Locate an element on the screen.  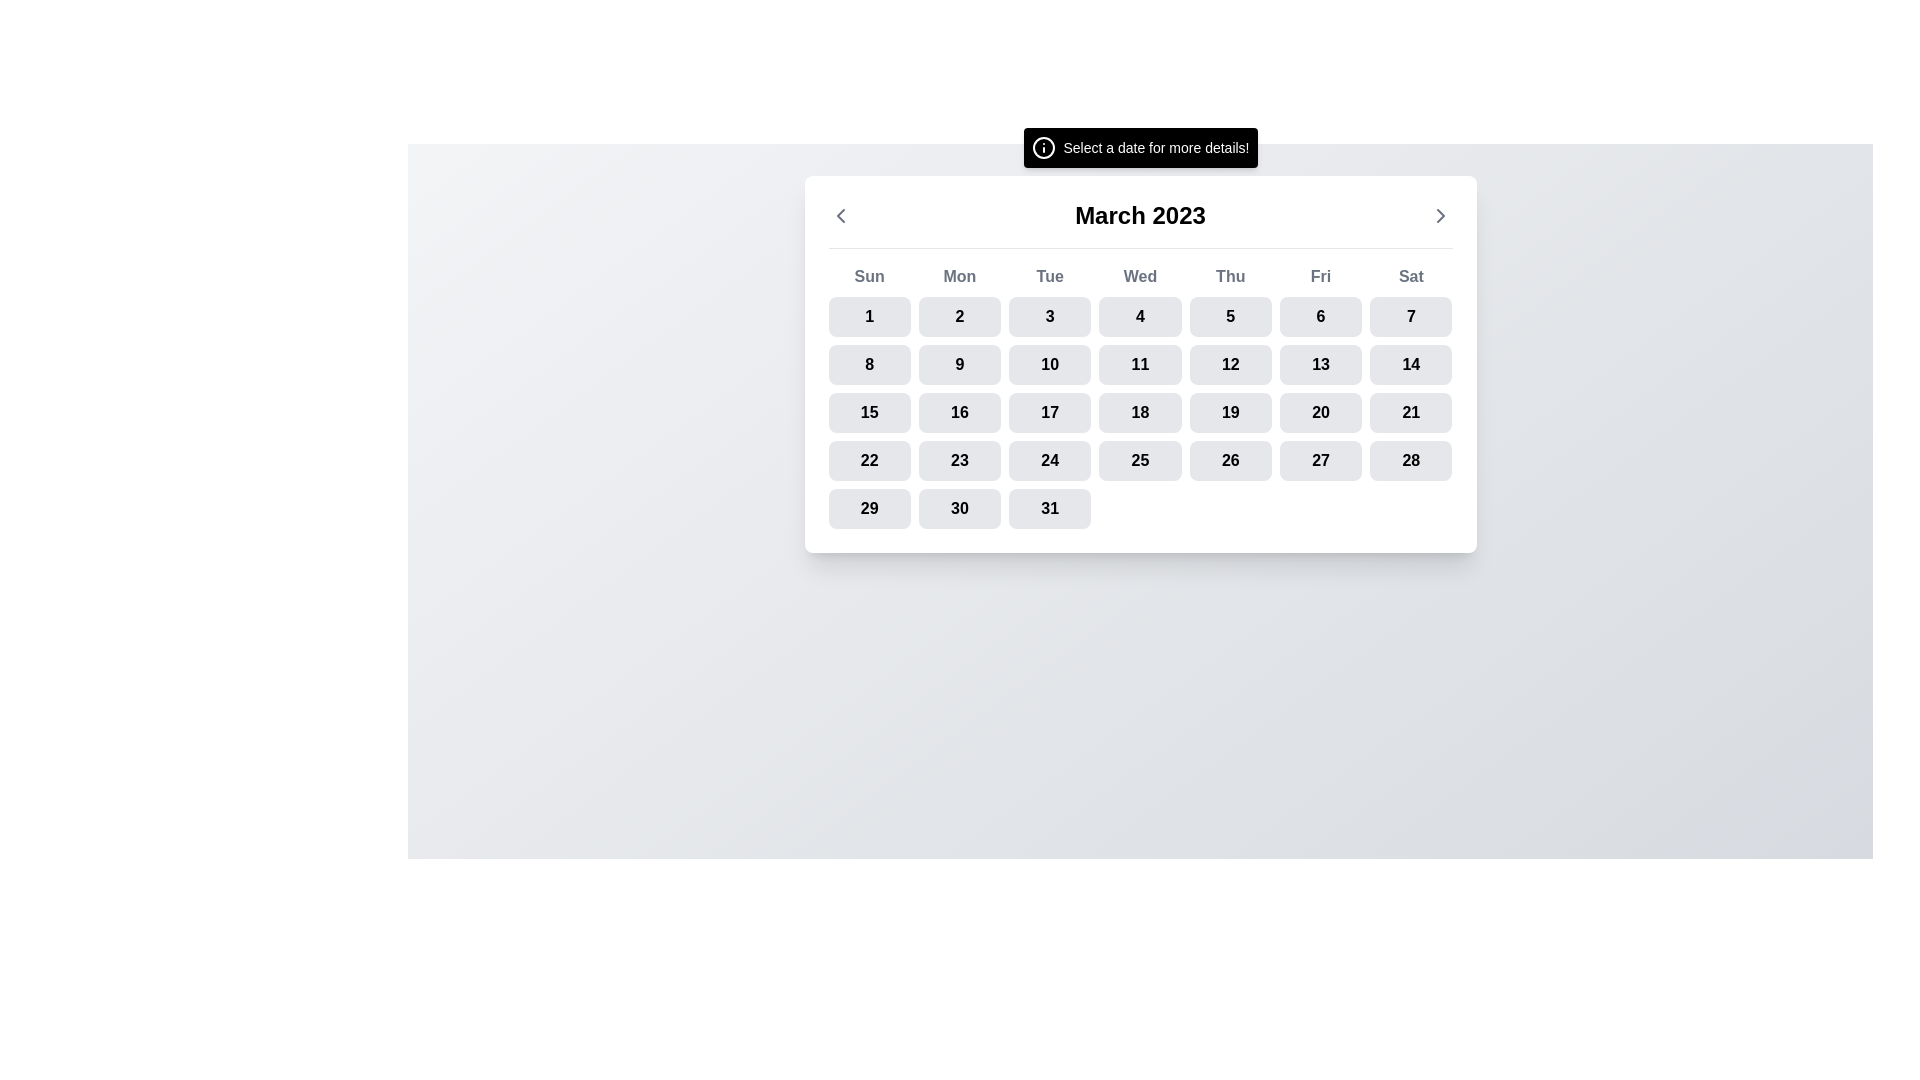
the button labeled '12' in the calendar interface, located on the fourth row and fifth column under 'Thu', to observe the hover effect is located at coordinates (1229, 365).